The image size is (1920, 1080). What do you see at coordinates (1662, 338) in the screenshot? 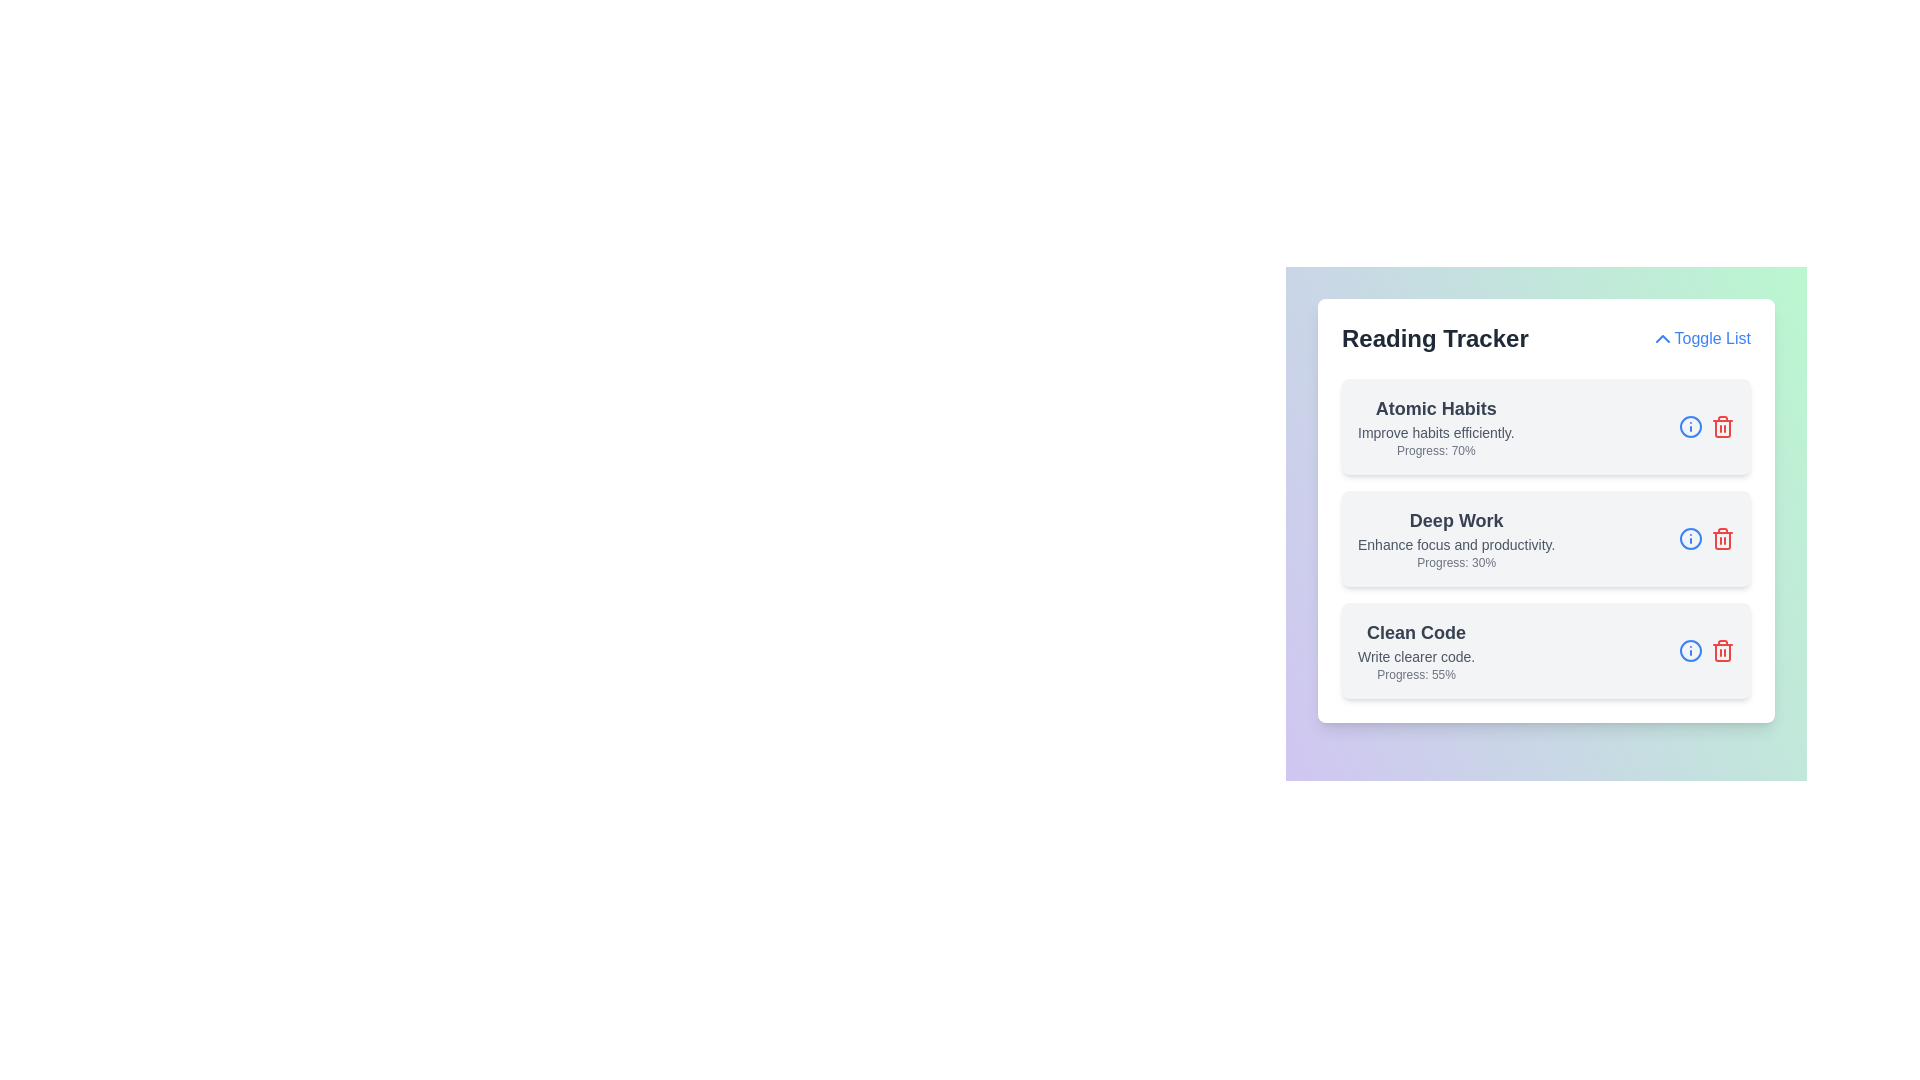
I see `the upward-facing chevron icon in blue color next to the 'Toggle List' text` at bounding box center [1662, 338].